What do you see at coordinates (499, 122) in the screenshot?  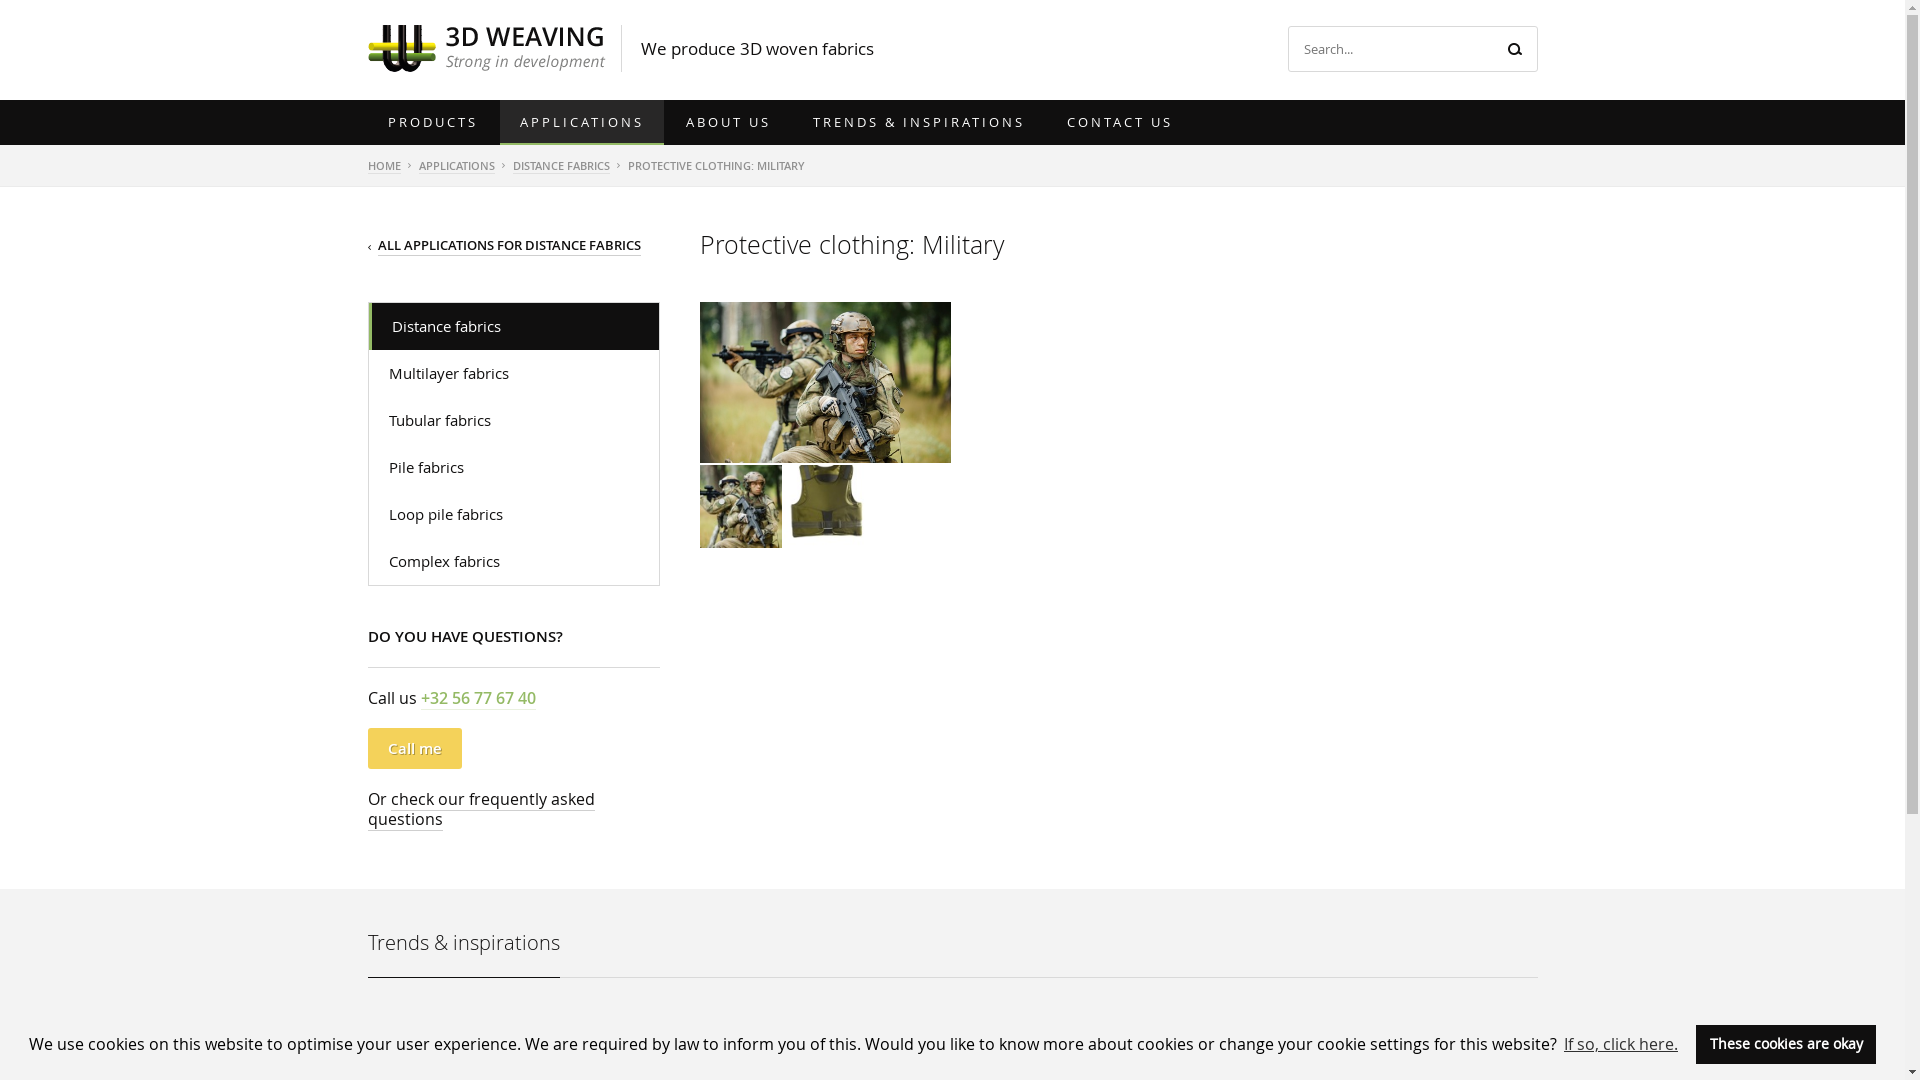 I see `'APPLICATIONS'` at bounding box center [499, 122].